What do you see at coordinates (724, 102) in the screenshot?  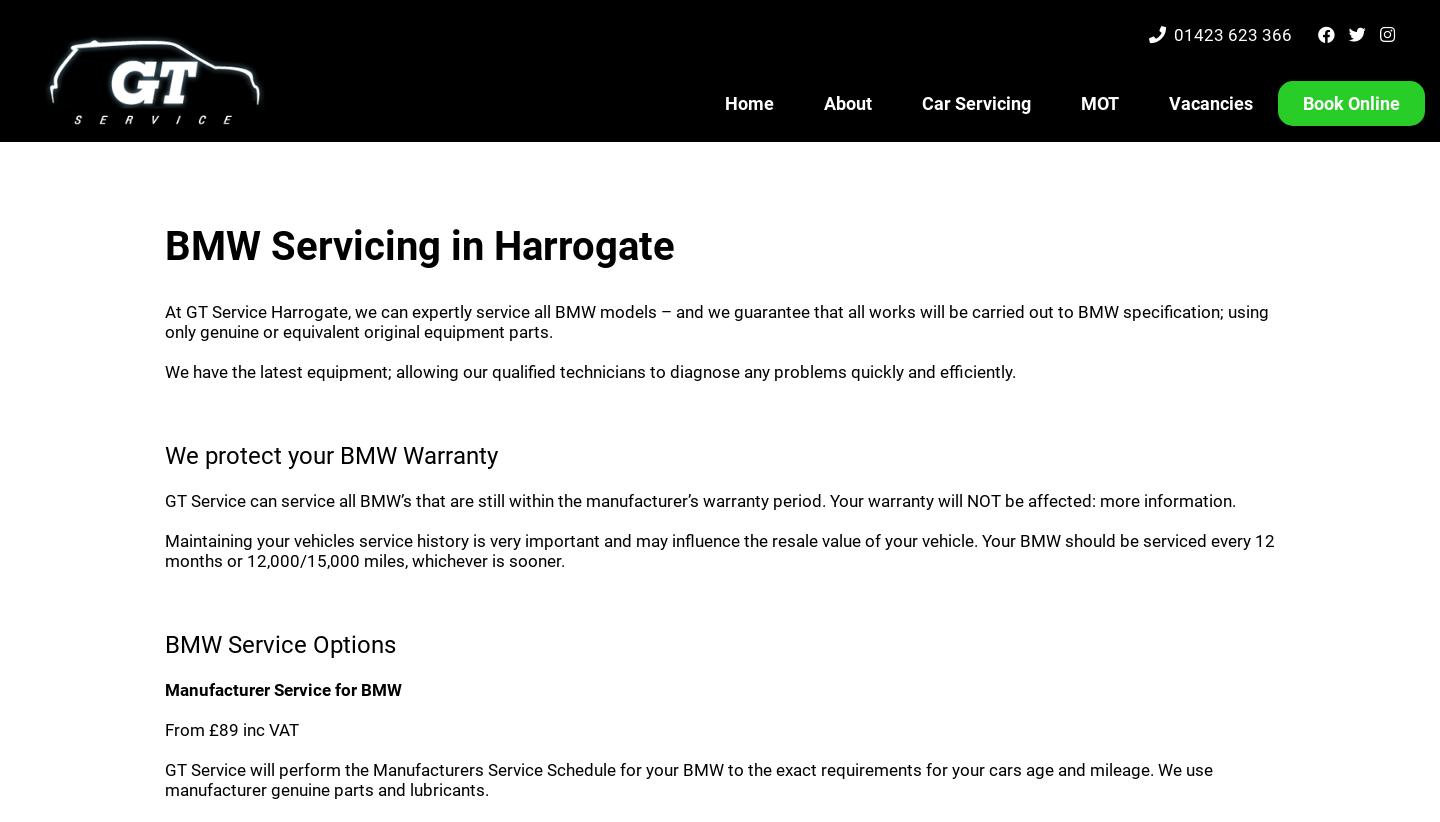 I see `'Home'` at bounding box center [724, 102].